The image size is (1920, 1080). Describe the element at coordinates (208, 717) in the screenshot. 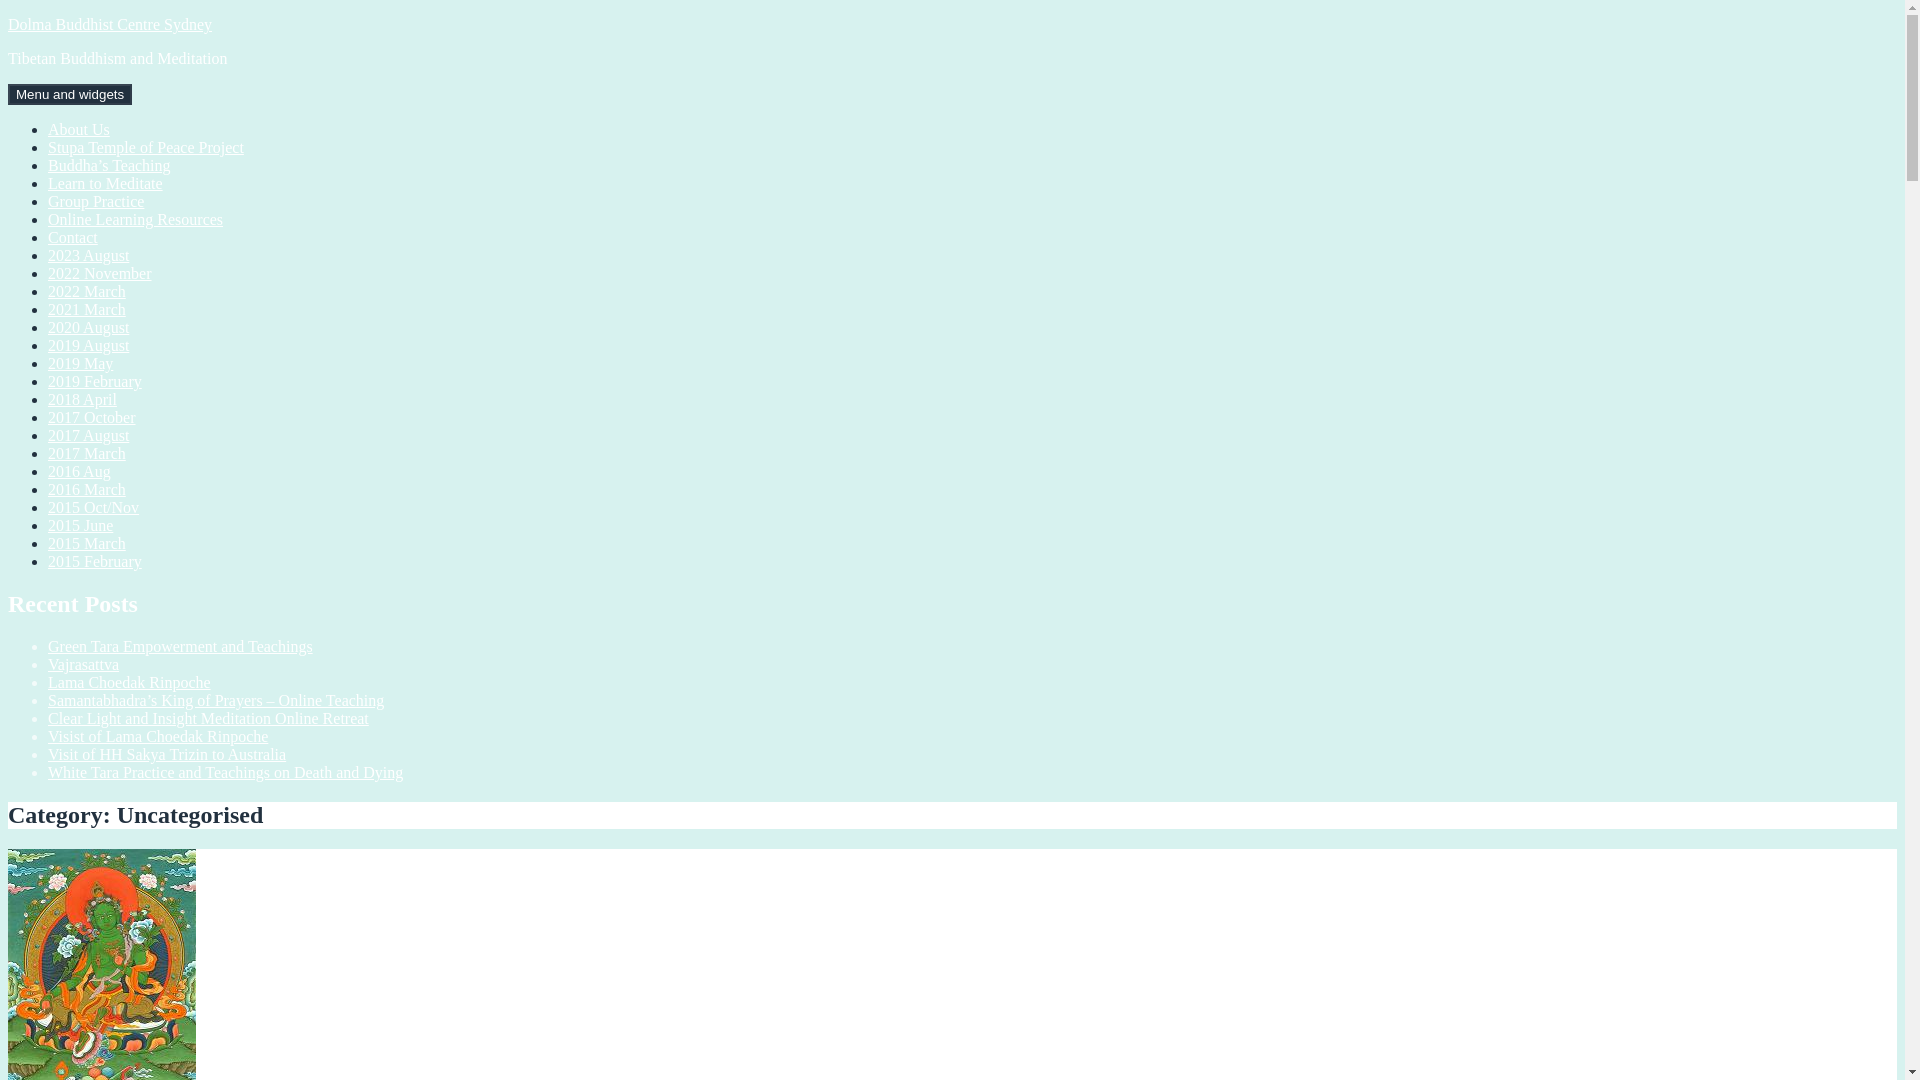

I see `'Clear Light and Insight Meditation Online Retreat'` at that location.